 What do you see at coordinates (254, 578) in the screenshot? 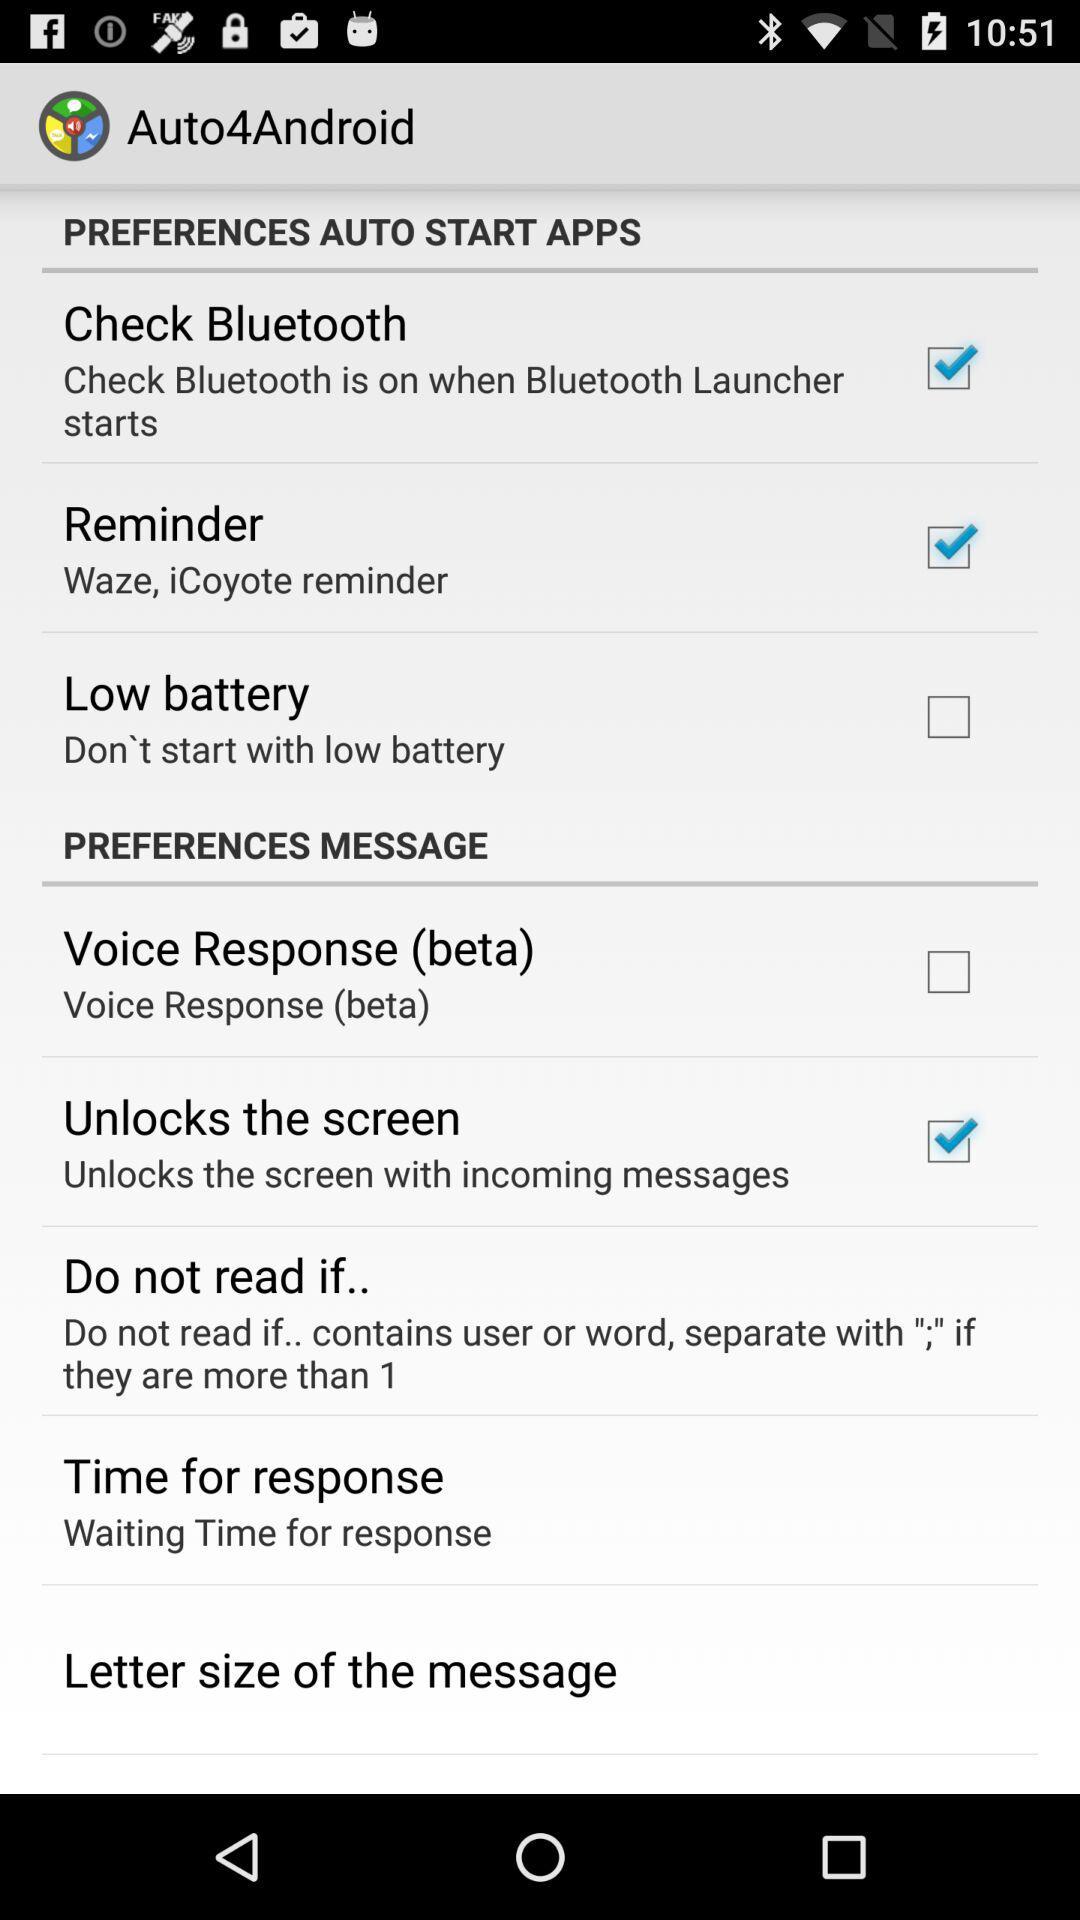
I see `waze, icoyote reminder item` at bounding box center [254, 578].